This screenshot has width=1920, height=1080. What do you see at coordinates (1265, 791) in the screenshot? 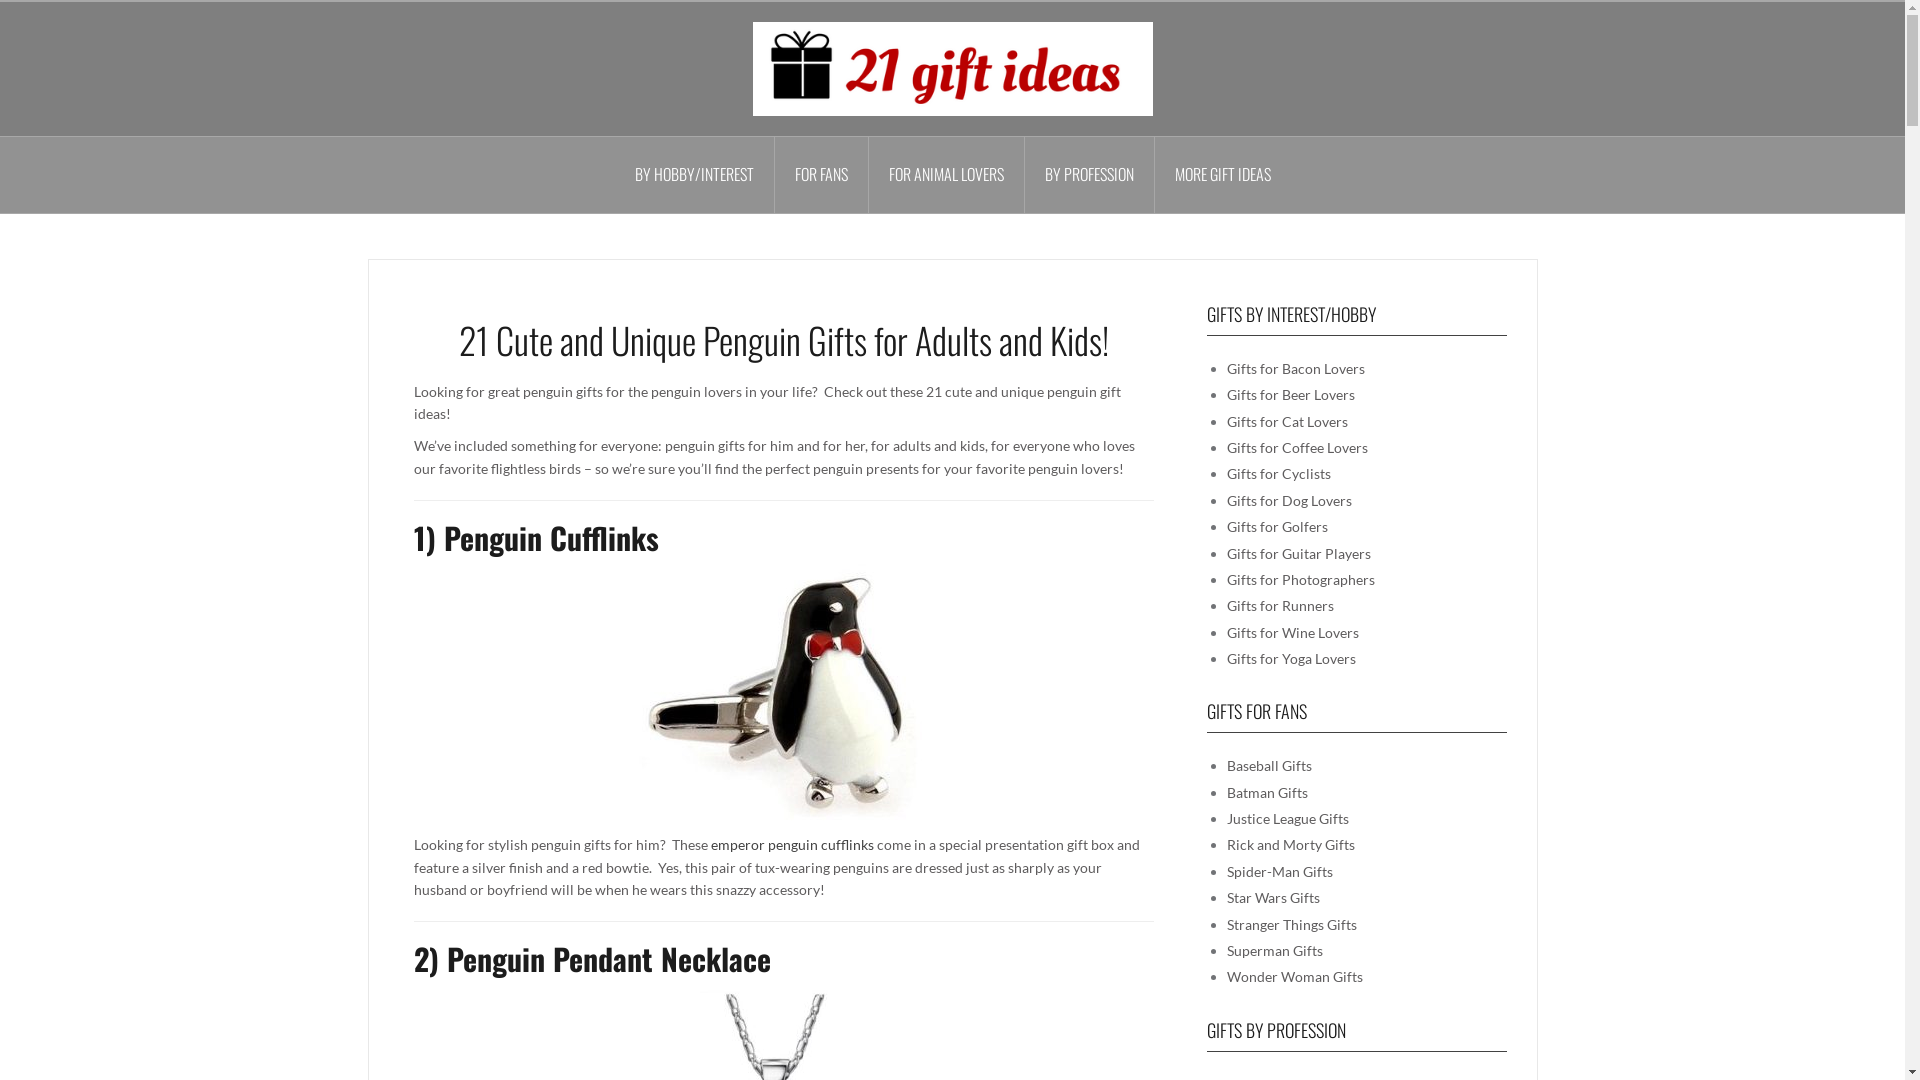
I see `'Batman Gifts'` at bounding box center [1265, 791].